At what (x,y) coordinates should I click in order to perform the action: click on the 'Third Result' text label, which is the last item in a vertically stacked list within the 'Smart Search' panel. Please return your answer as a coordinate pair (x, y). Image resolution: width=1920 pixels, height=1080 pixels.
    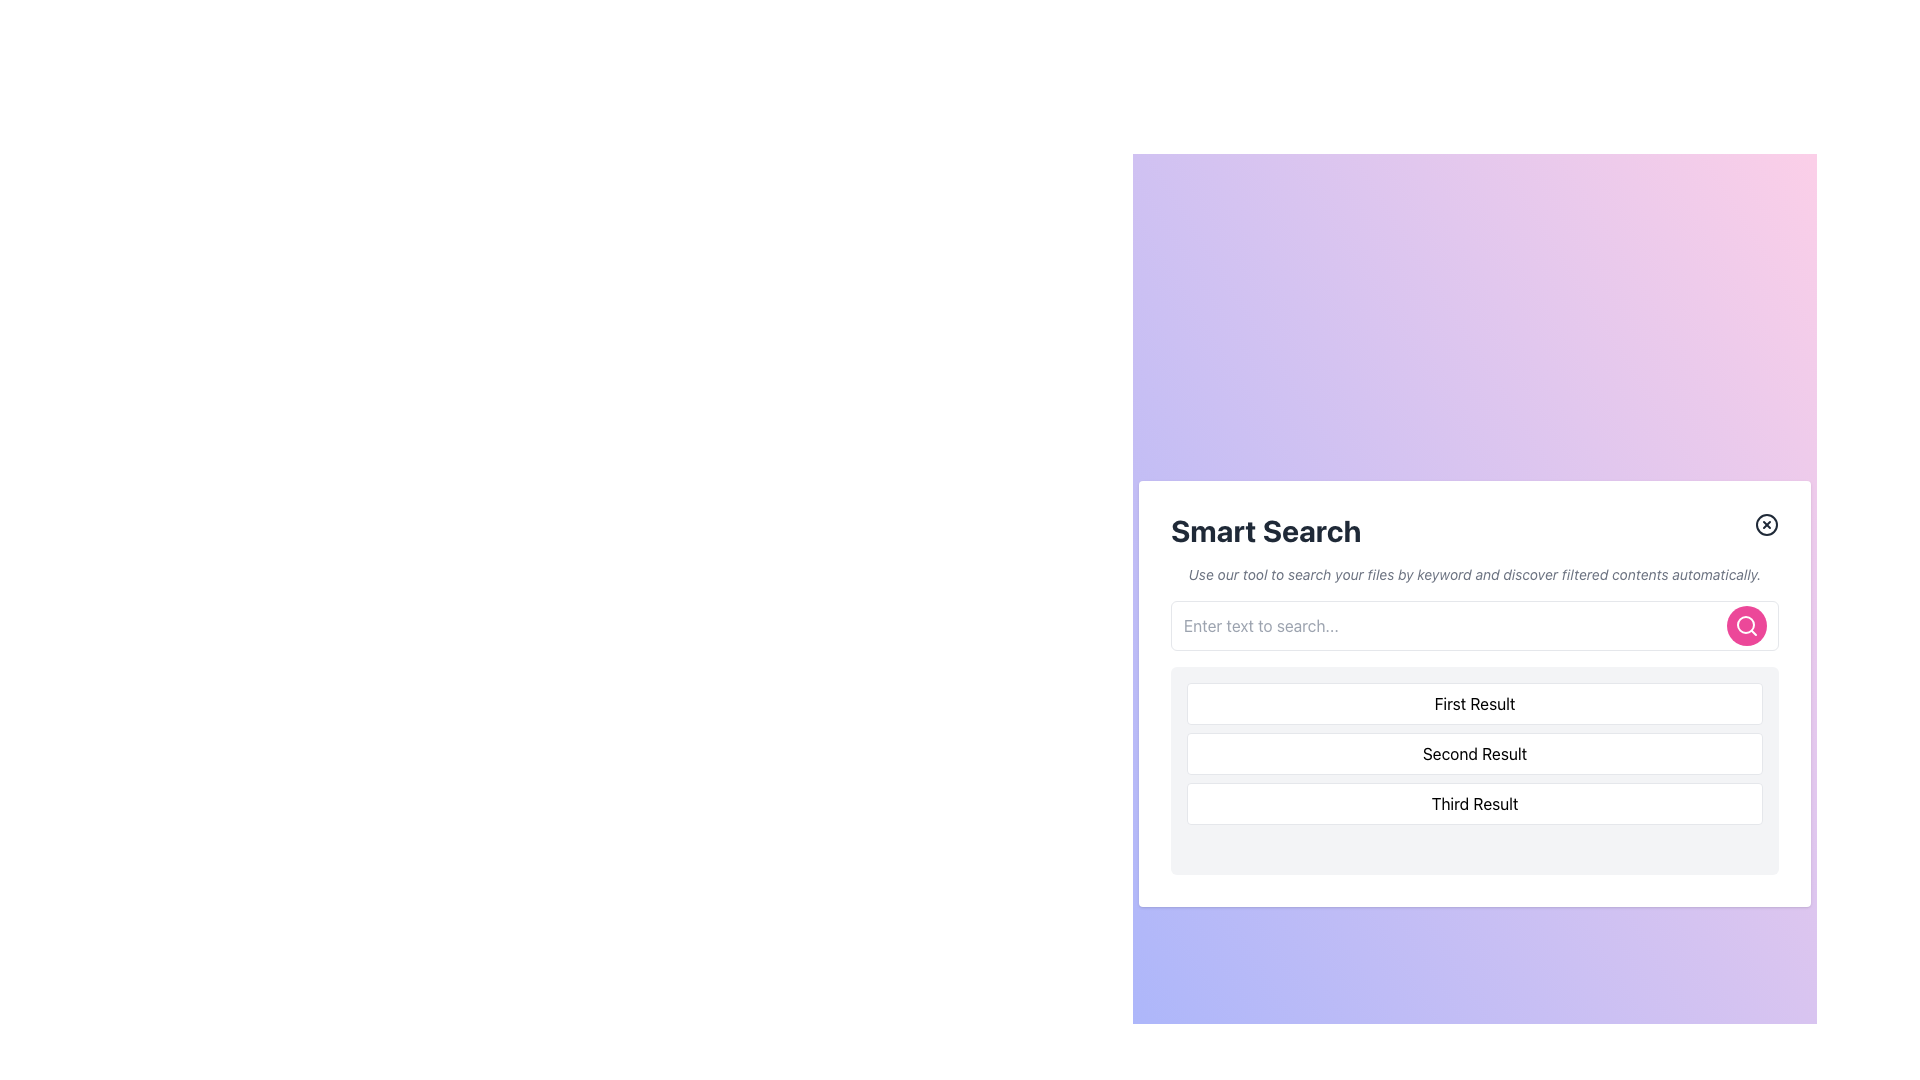
    Looking at the image, I should click on (1474, 802).